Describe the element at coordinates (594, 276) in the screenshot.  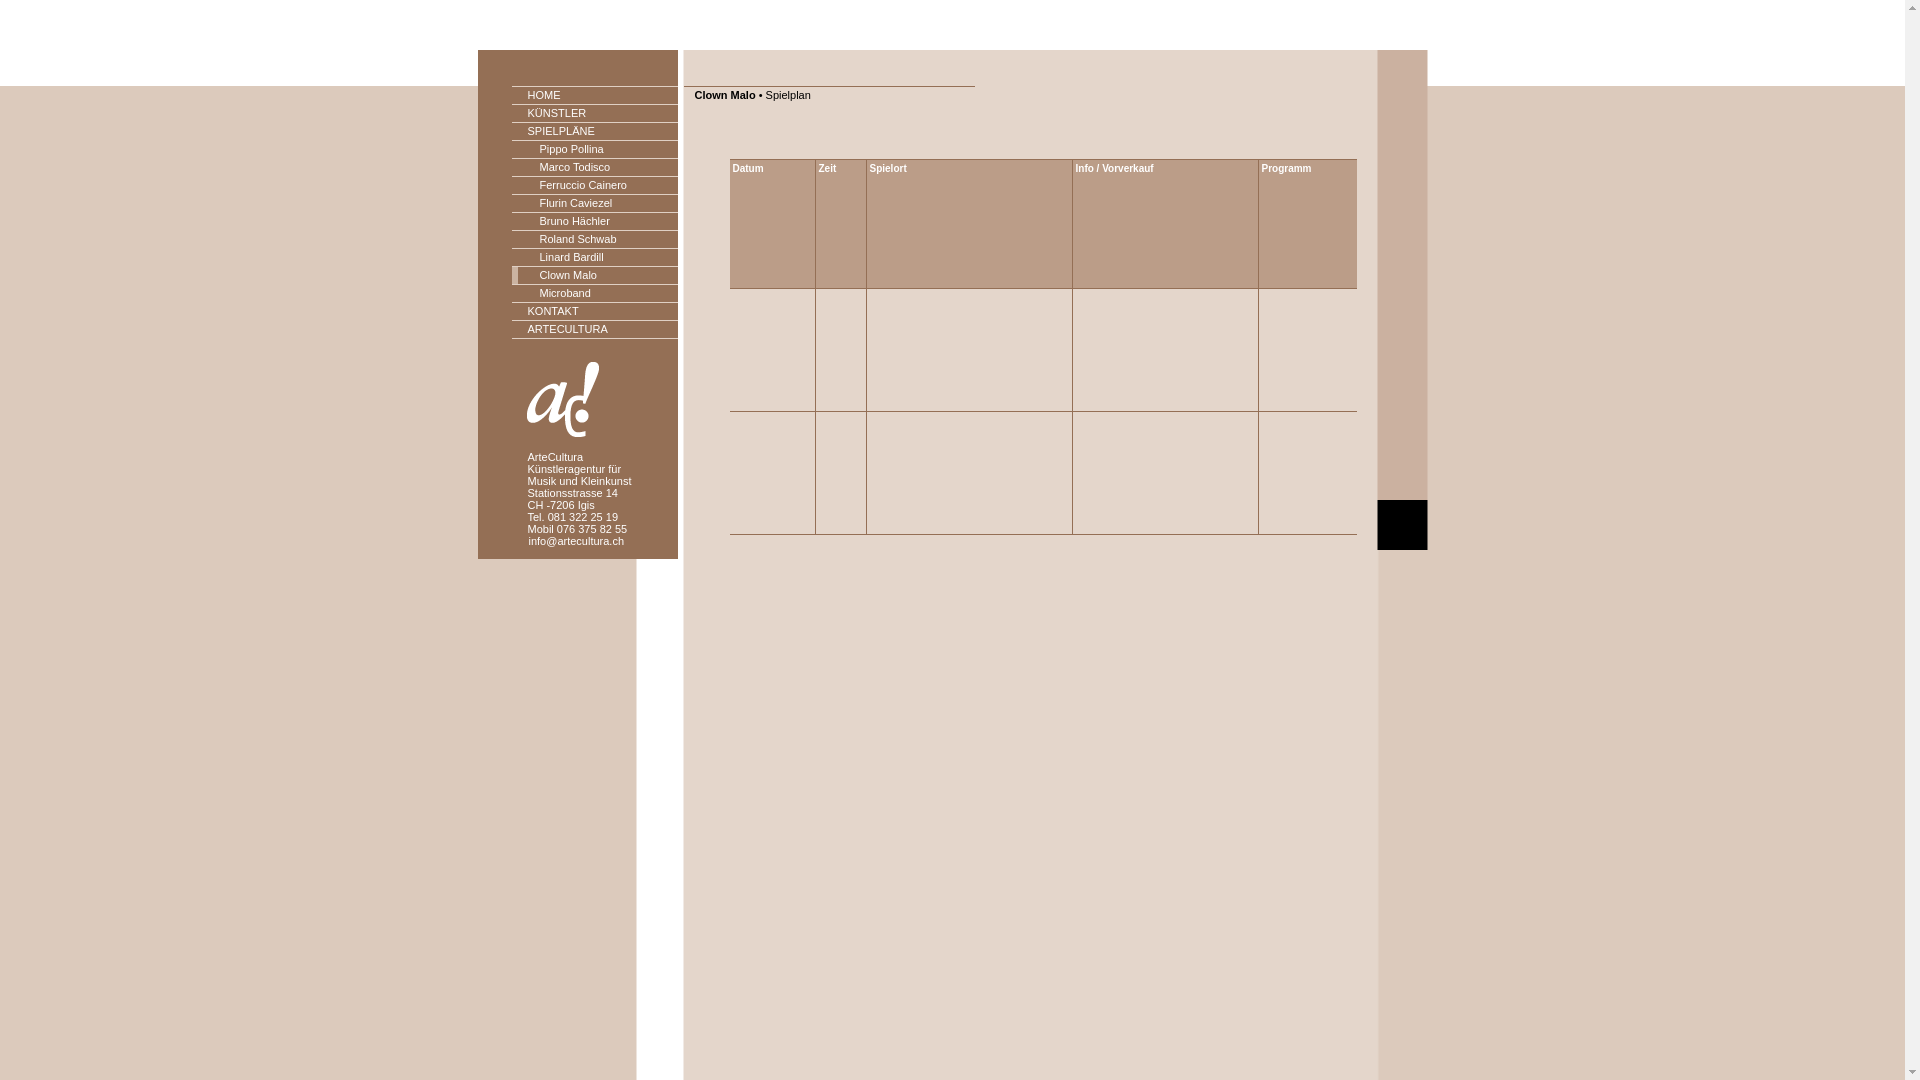
I see `'Clown Malo'` at that location.